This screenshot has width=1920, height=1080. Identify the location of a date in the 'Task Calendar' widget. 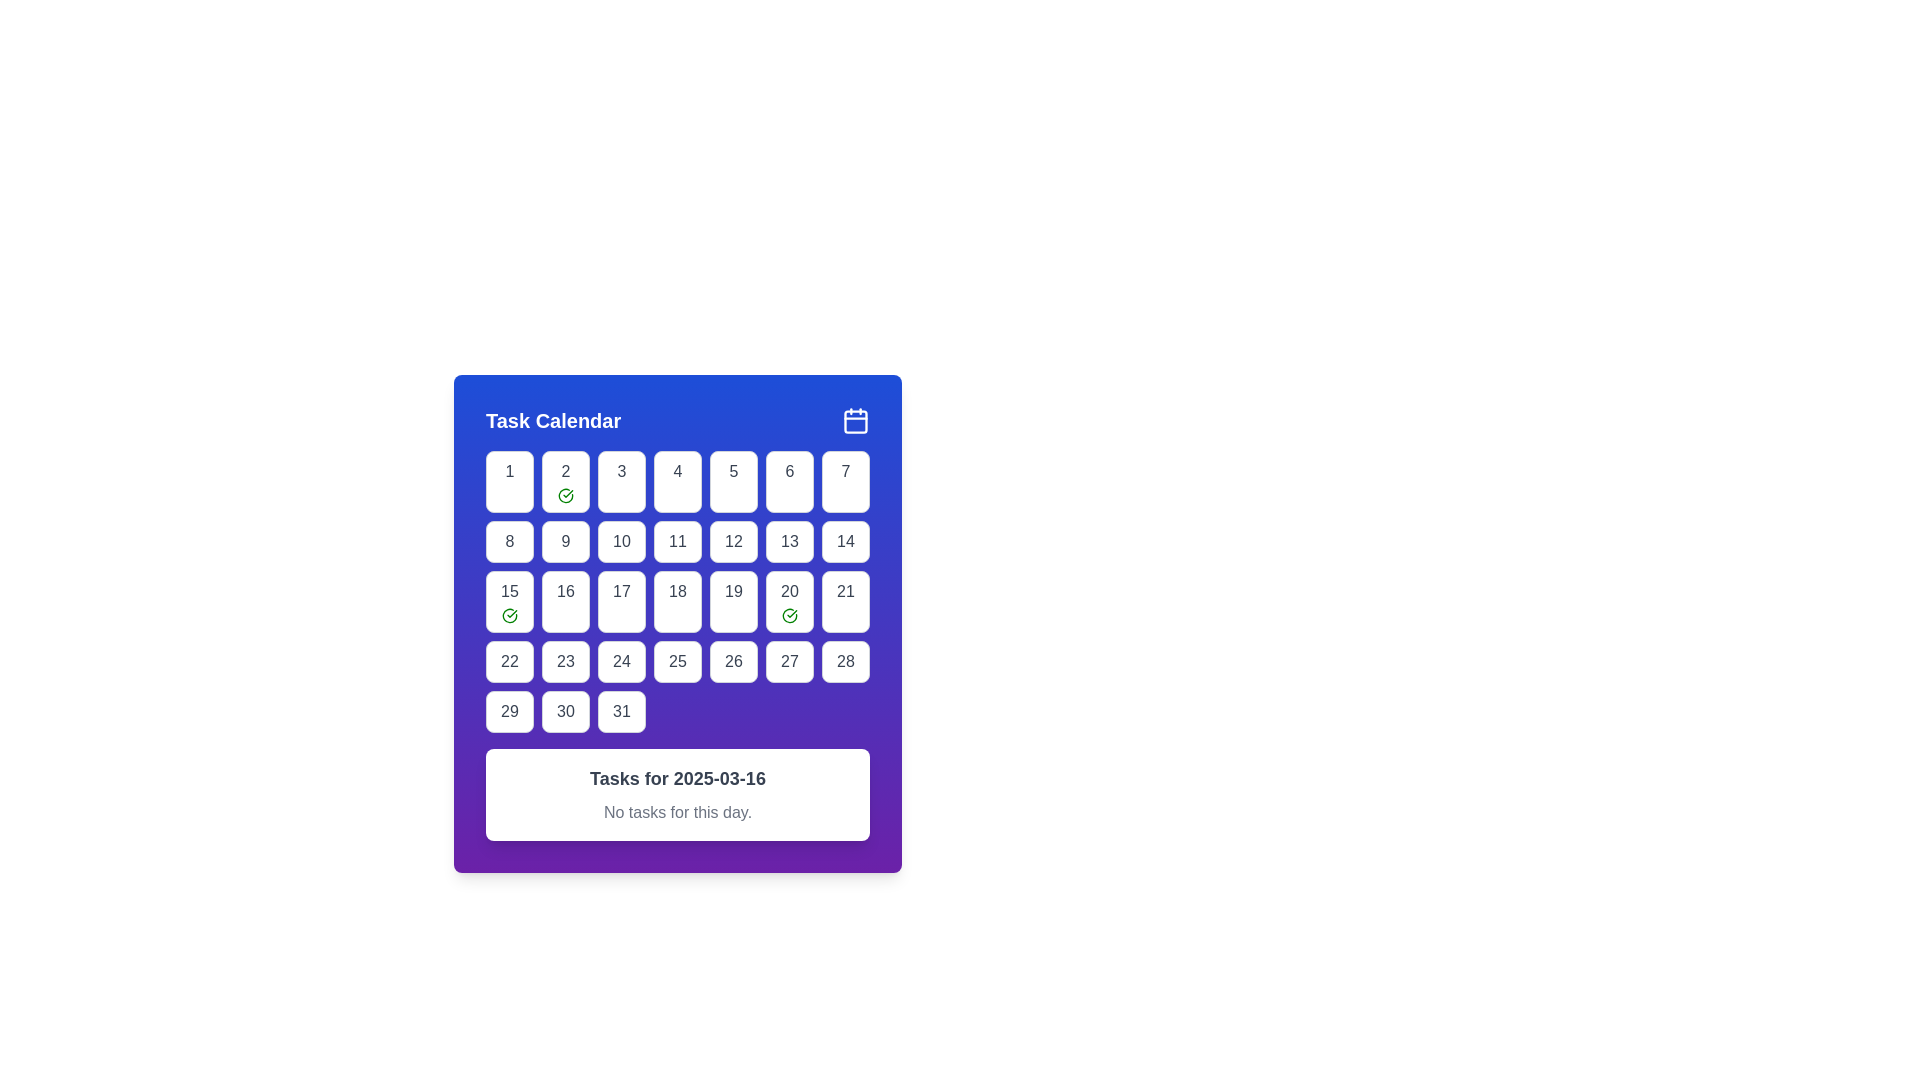
(677, 623).